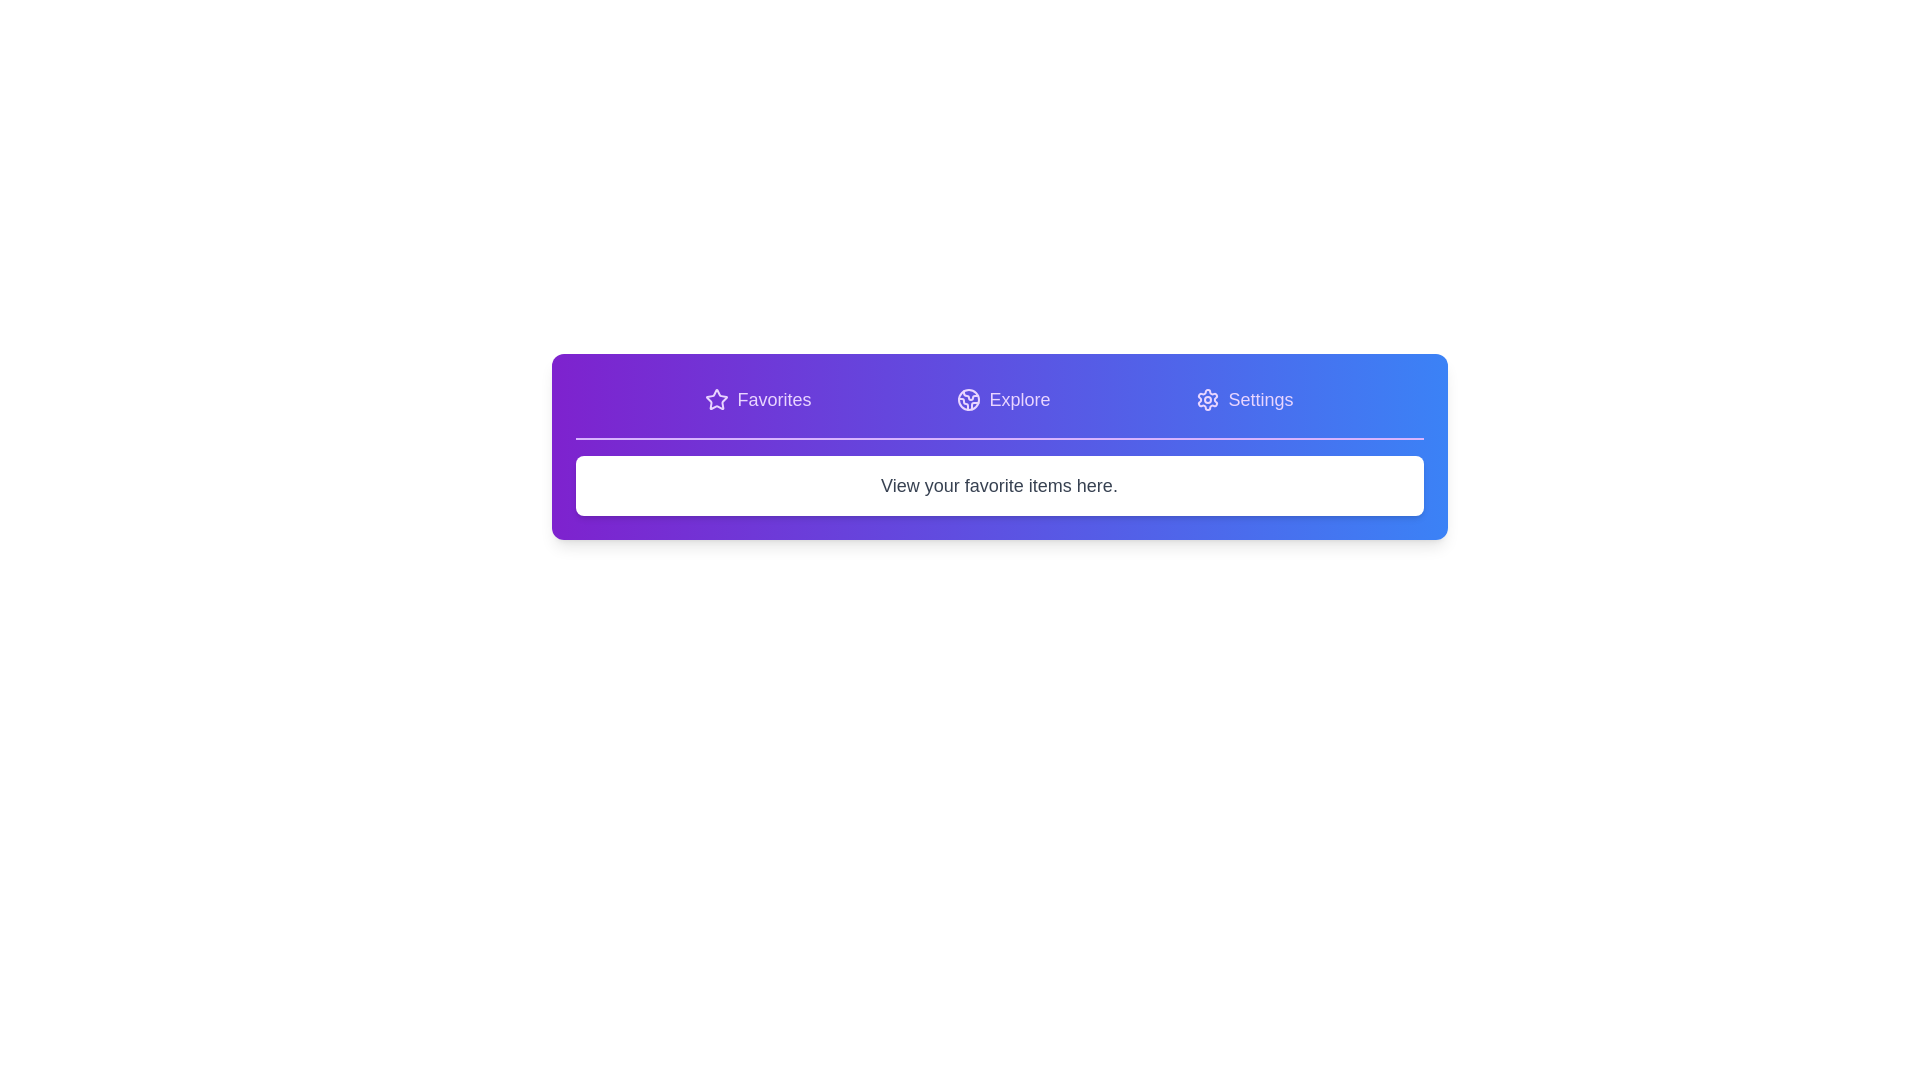  What do you see at coordinates (1003, 400) in the screenshot?
I see `the Explore tab to view its content` at bounding box center [1003, 400].